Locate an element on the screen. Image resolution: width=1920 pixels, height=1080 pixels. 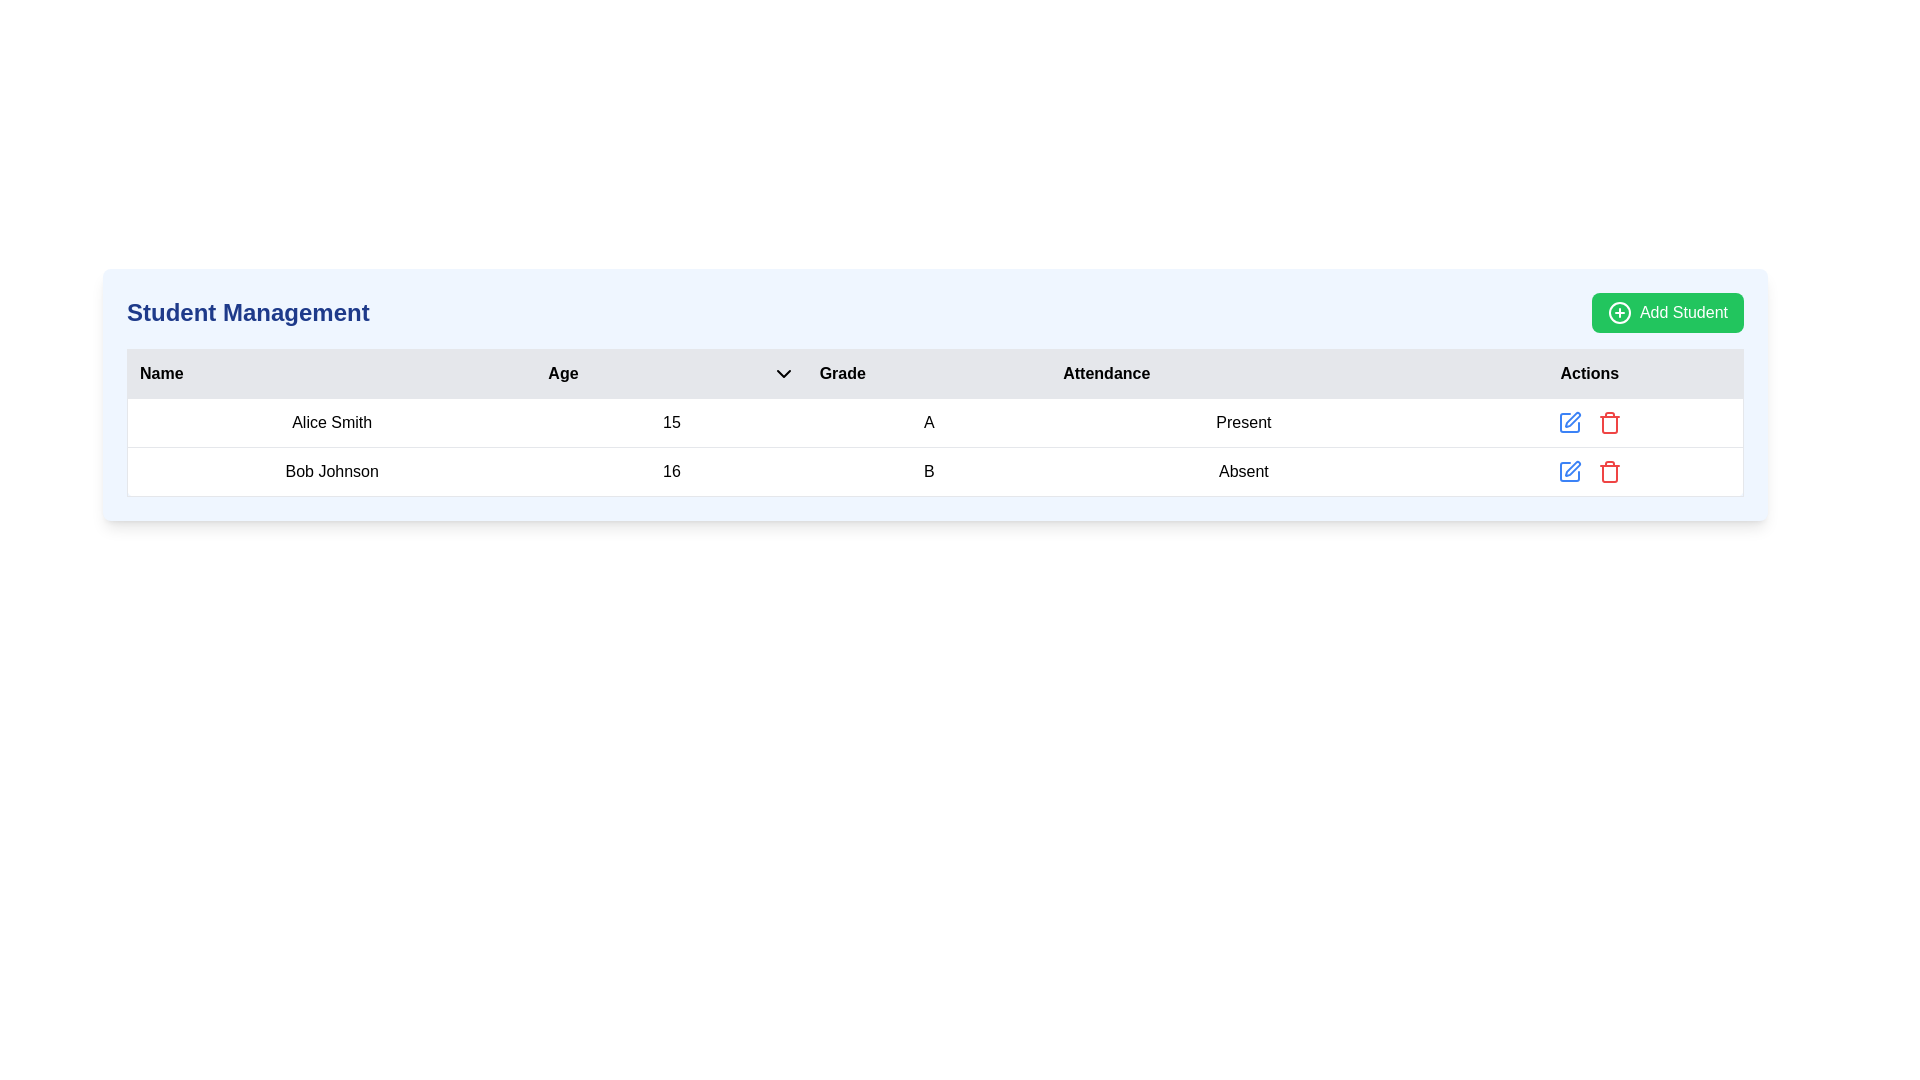
the control group containing the blue pen icon and the red trash bin icon positioned at the right end of the table row for 'Alice Smith, Age 15, Grade A, Attendance Present' is located at coordinates (1588, 422).